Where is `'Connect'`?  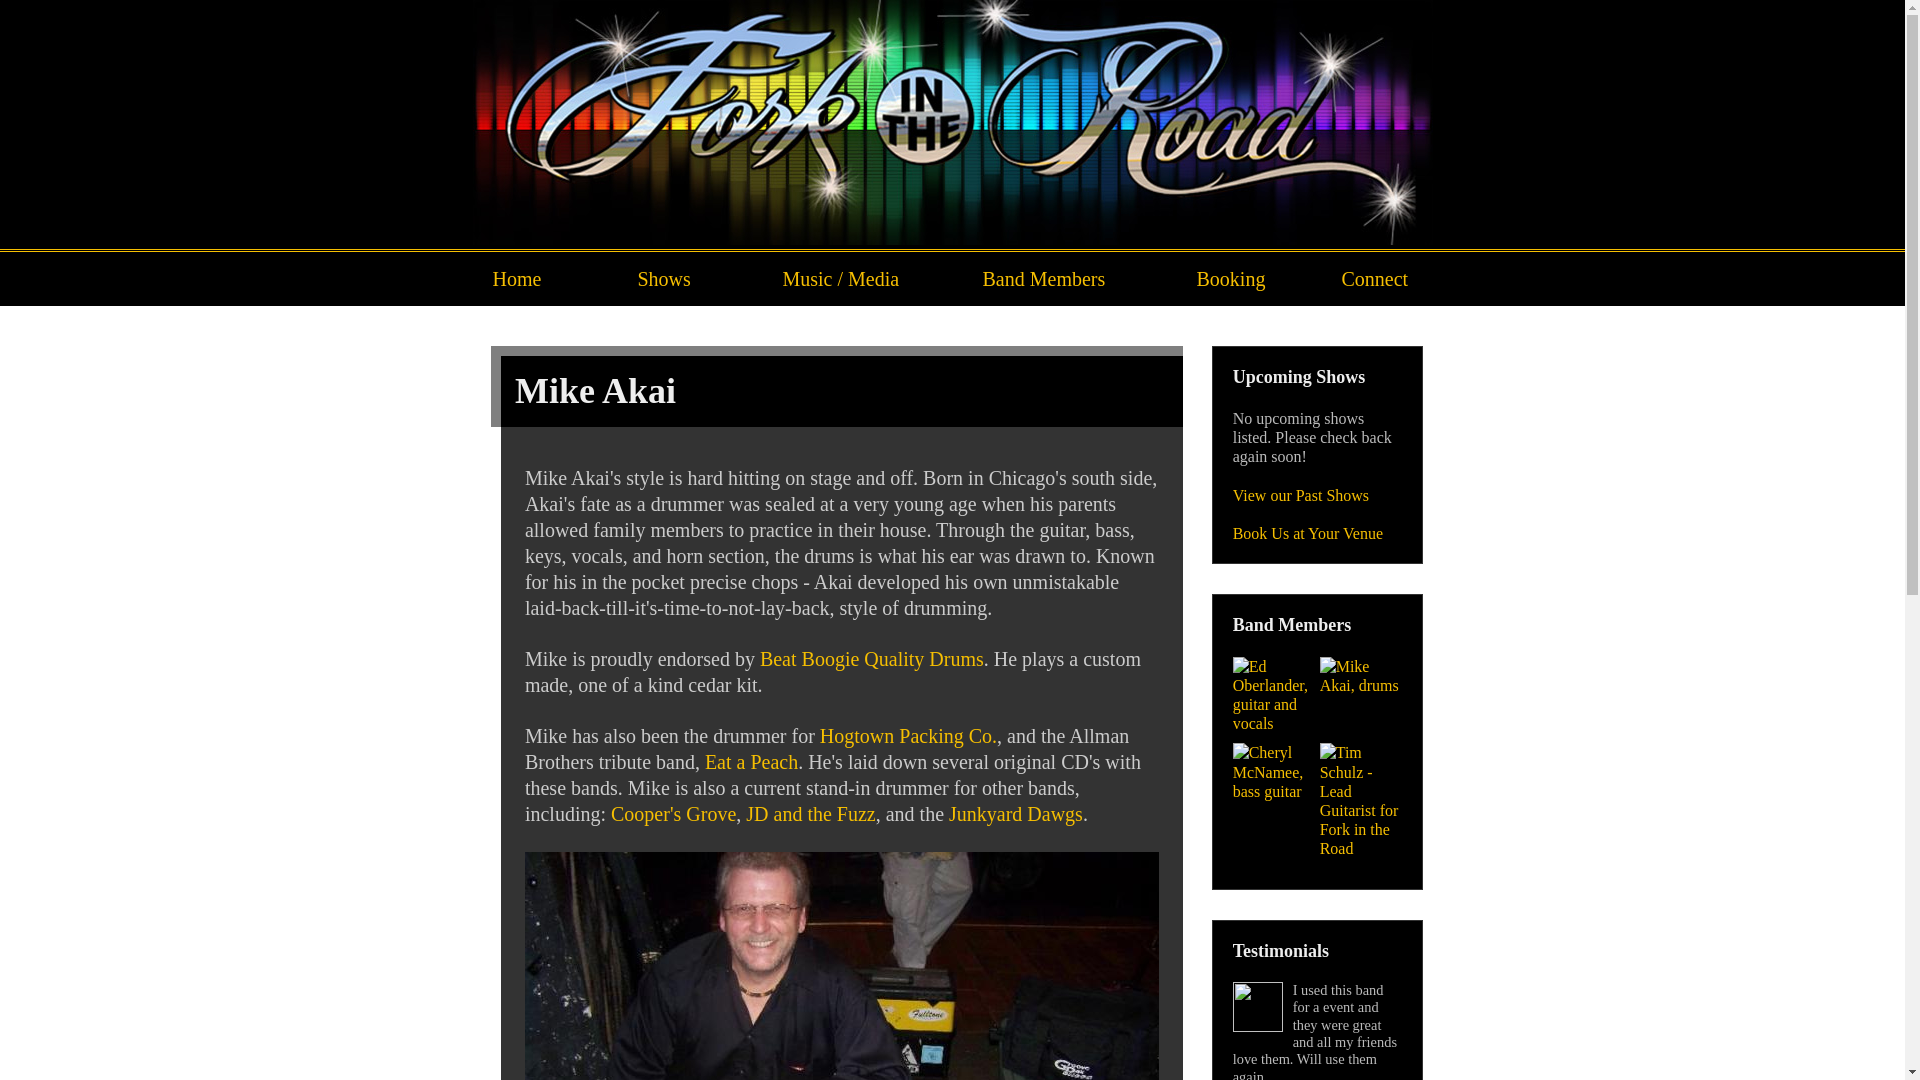
'Connect' is located at coordinates (1376, 278).